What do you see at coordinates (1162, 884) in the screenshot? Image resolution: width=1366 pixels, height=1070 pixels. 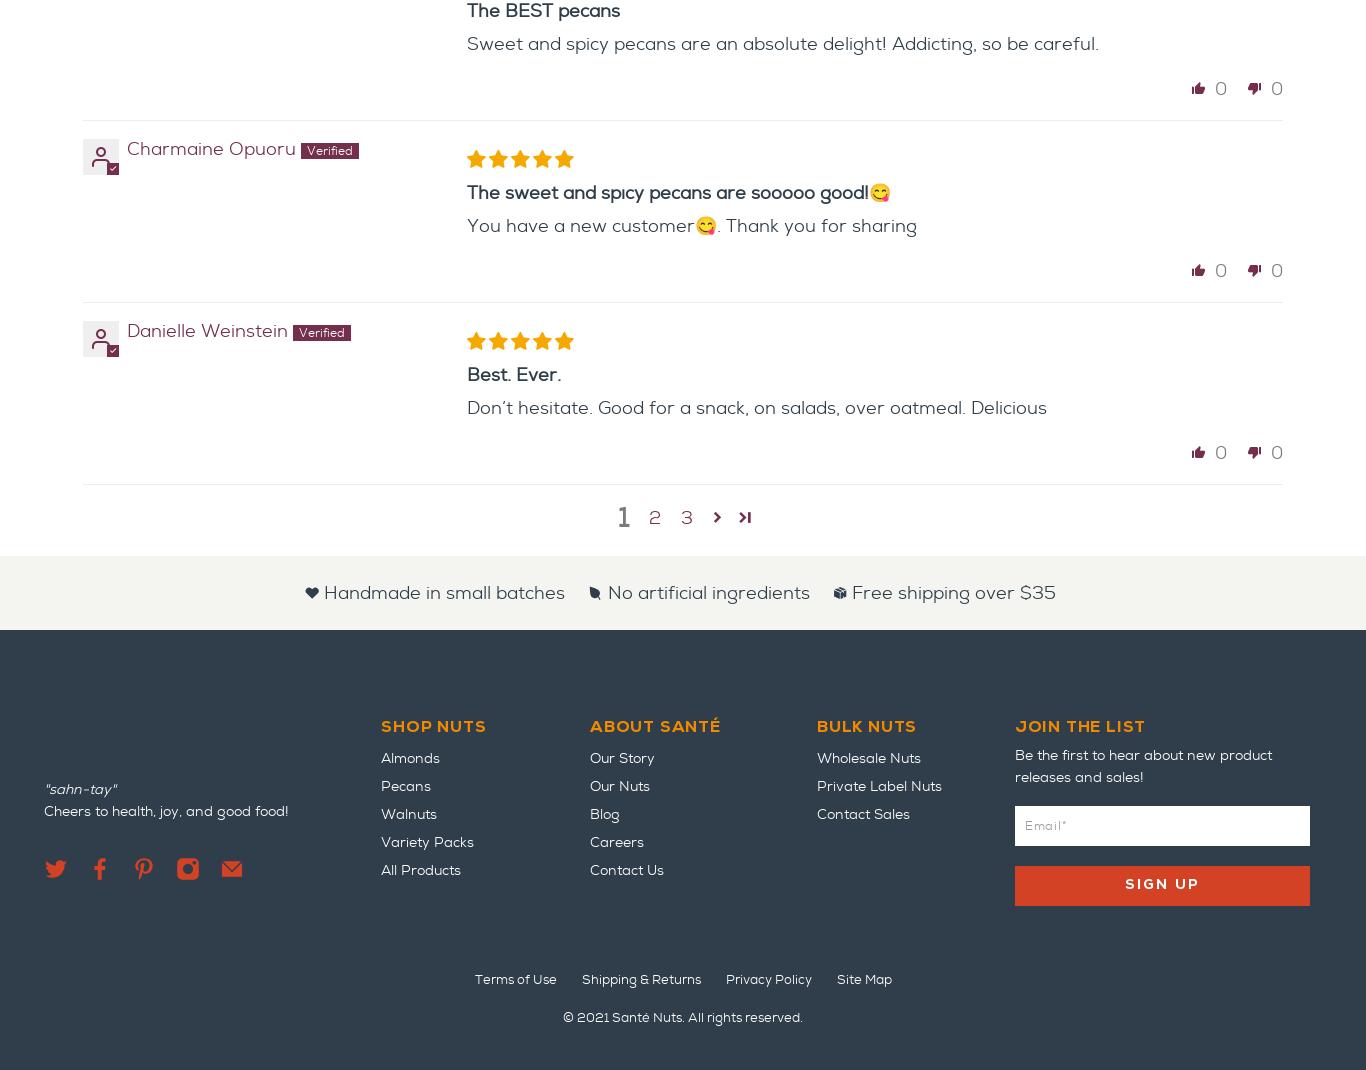 I see `'Sign Up'` at bounding box center [1162, 884].